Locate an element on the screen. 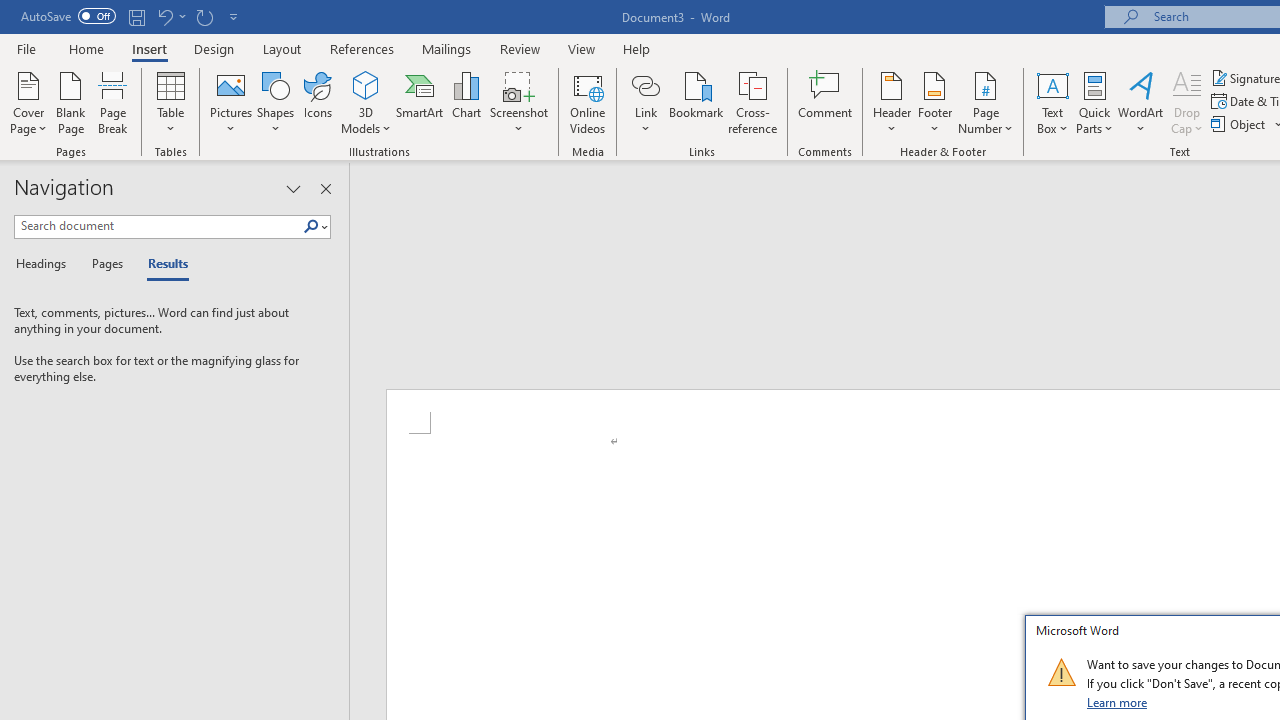 The height and width of the screenshot is (720, 1280). 'Drop Cap' is located at coordinates (1187, 103).